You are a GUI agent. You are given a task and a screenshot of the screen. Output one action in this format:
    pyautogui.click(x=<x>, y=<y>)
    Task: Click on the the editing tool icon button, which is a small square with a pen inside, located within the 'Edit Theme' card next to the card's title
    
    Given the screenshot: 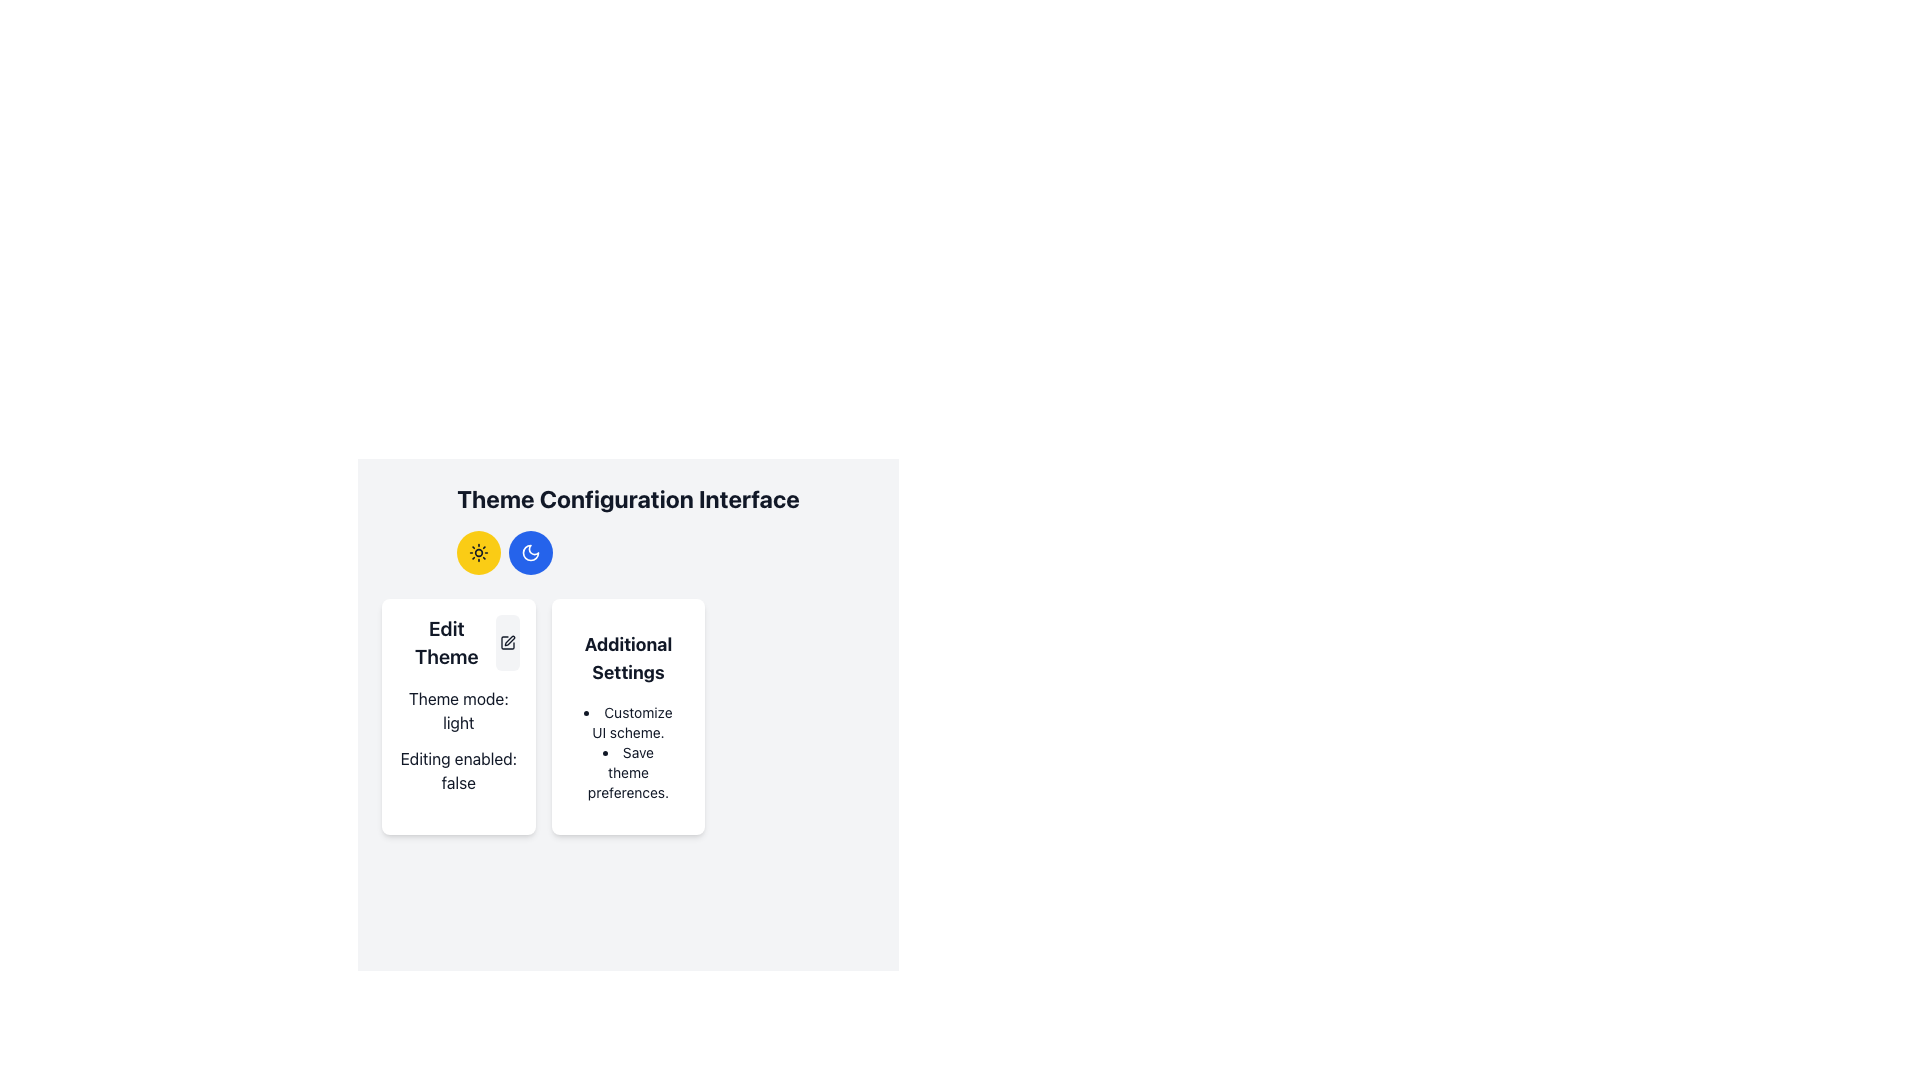 What is the action you would take?
    pyautogui.click(x=507, y=643)
    